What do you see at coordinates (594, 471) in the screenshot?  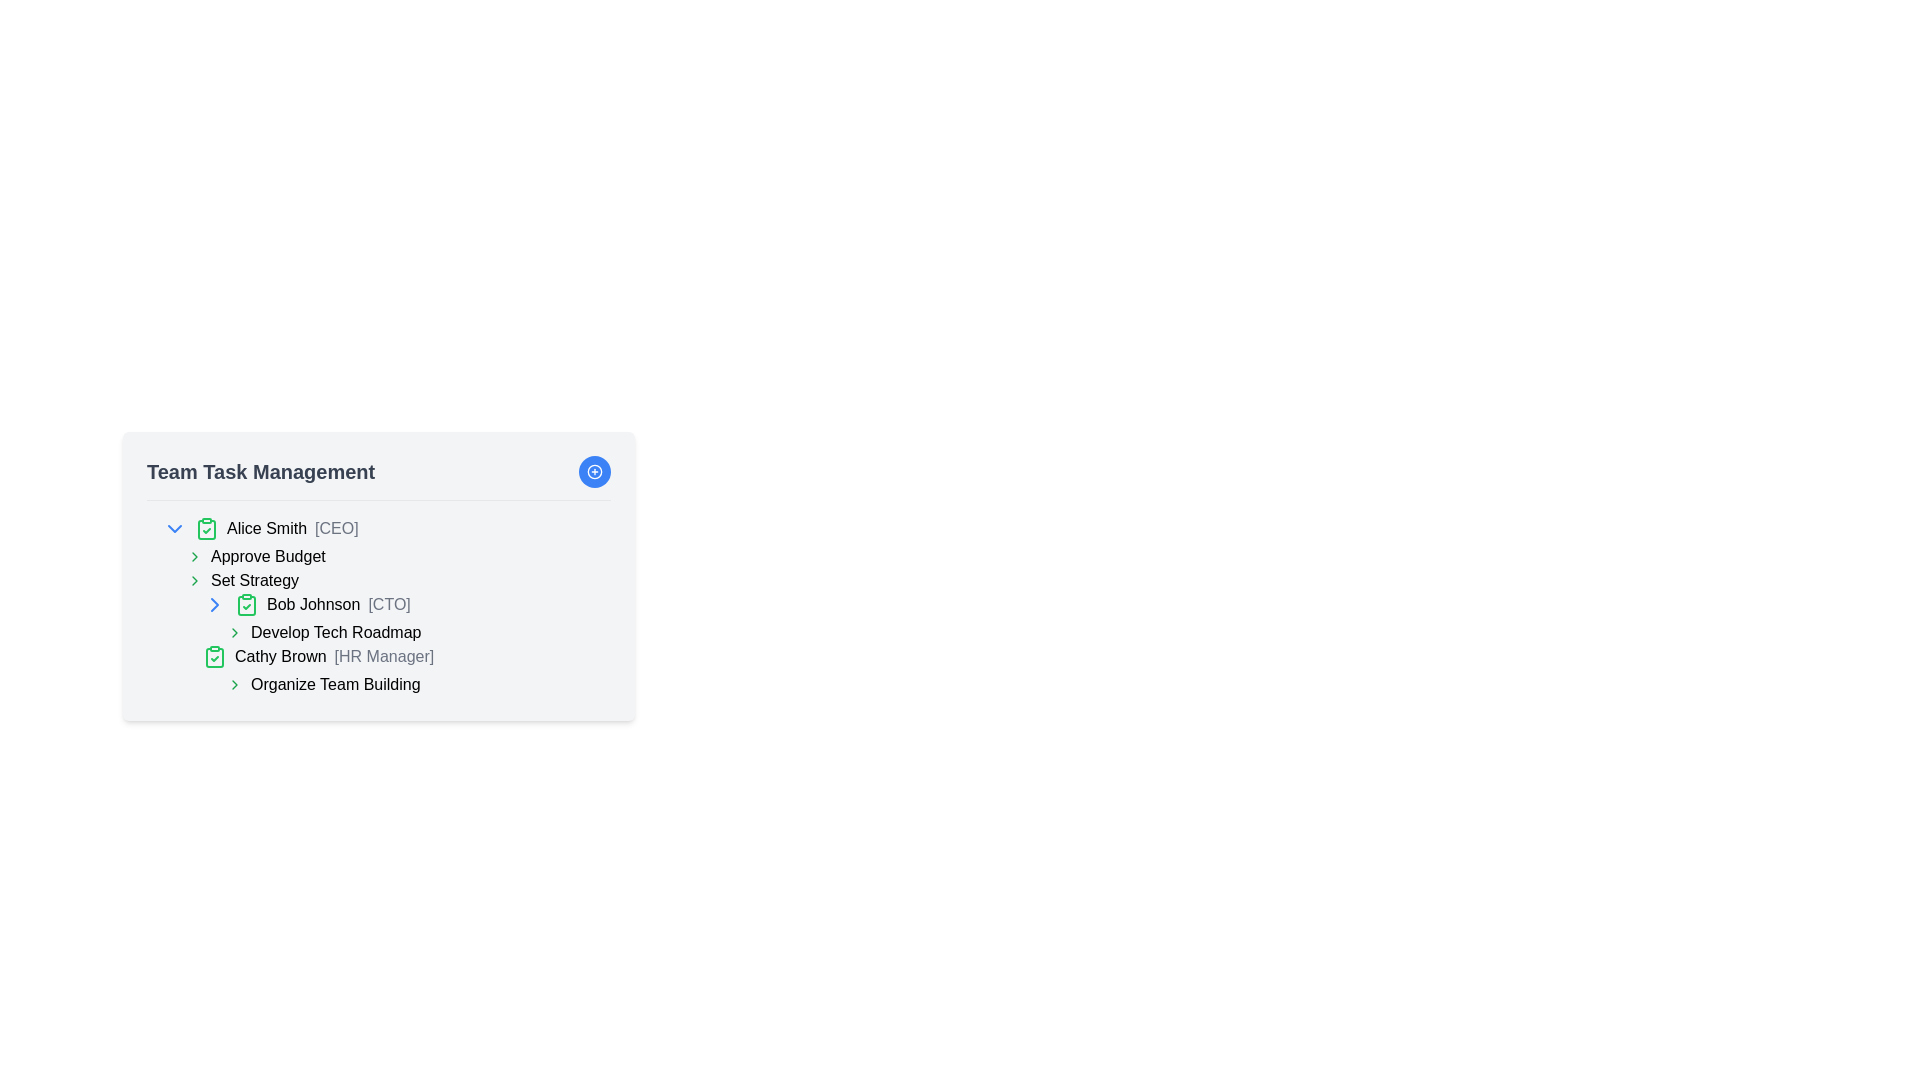 I see `the circular outline of the 'circle plus' icon located in the top-right corner of the 'Team Task Management' card, which features a 2px border and a theme color consistent with the interface` at bounding box center [594, 471].